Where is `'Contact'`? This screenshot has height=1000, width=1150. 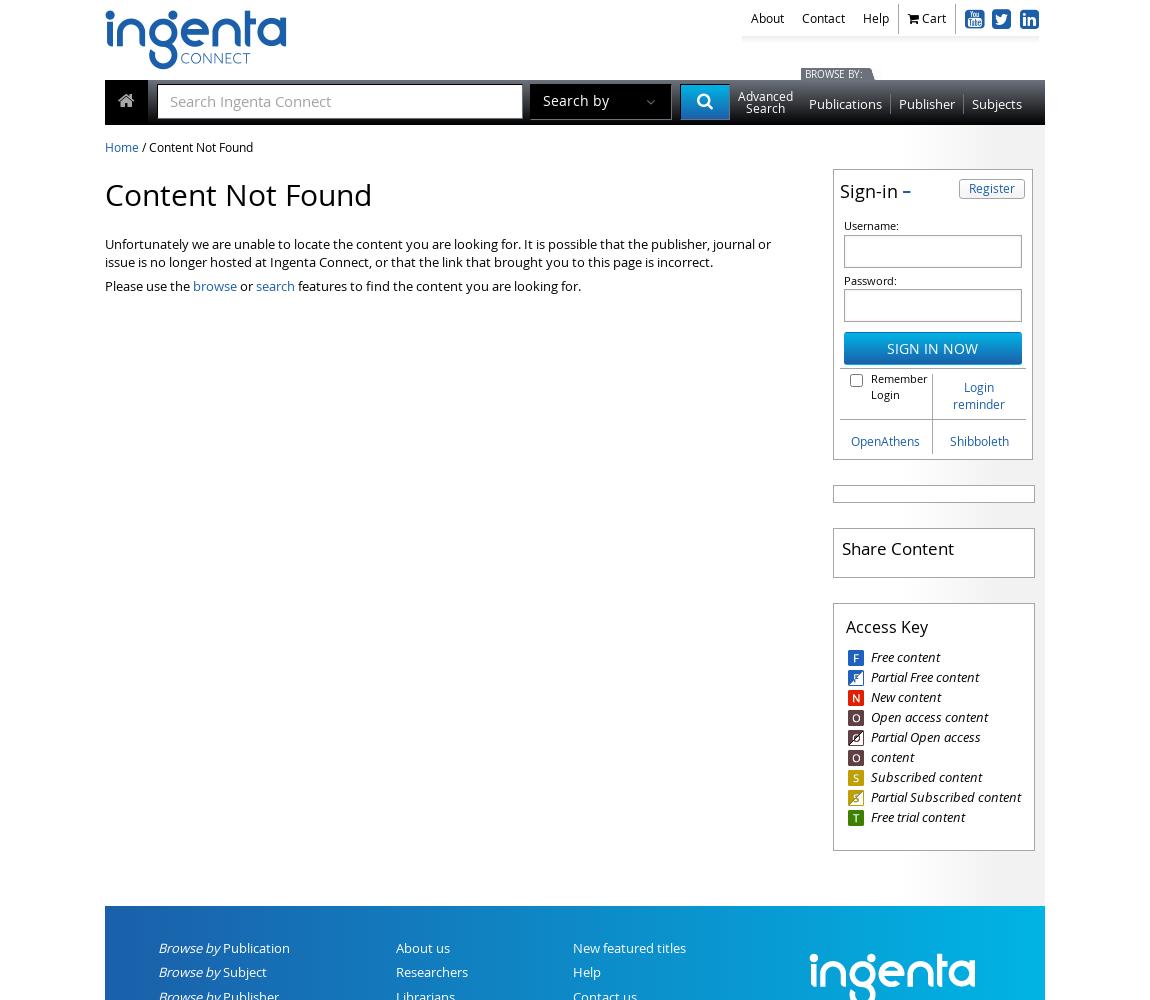 'Contact' is located at coordinates (822, 18).